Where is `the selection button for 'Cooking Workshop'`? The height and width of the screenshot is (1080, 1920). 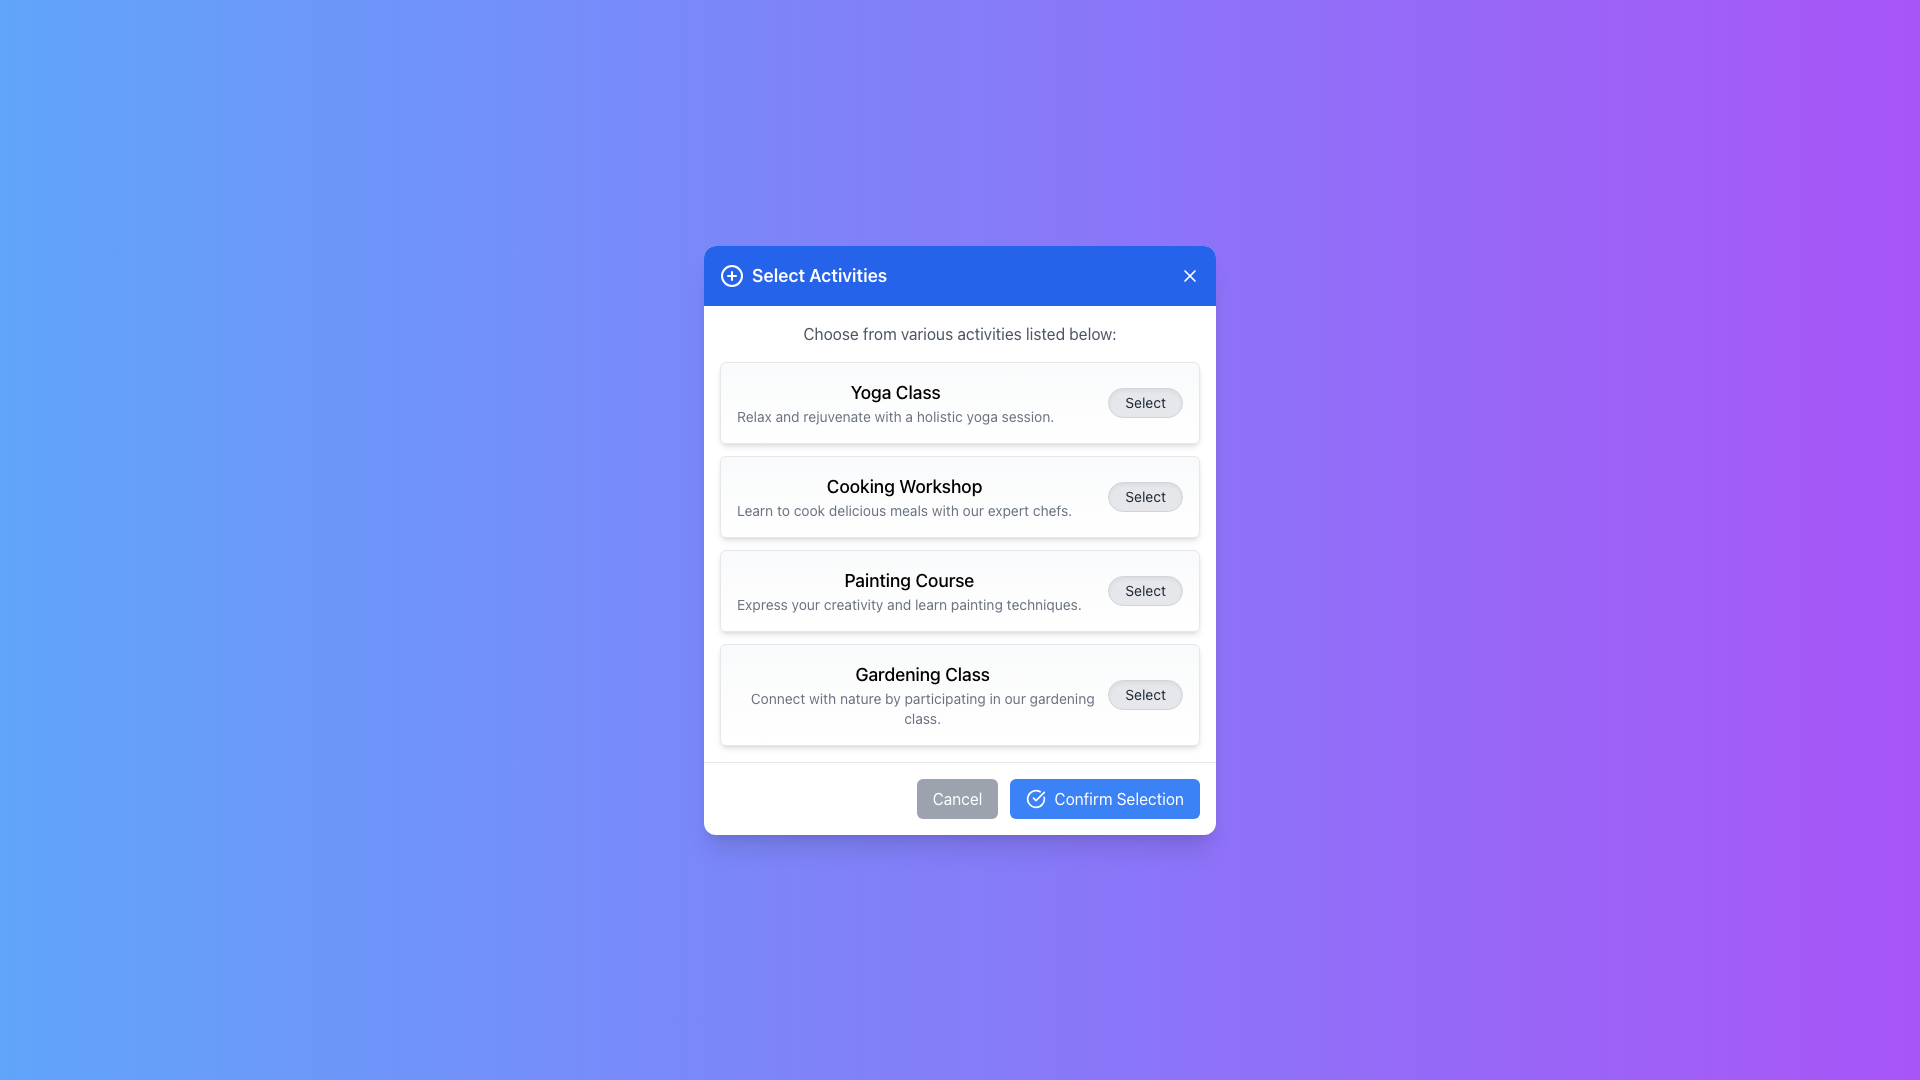
the selection button for 'Cooking Workshop' is located at coordinates (1145, 495).